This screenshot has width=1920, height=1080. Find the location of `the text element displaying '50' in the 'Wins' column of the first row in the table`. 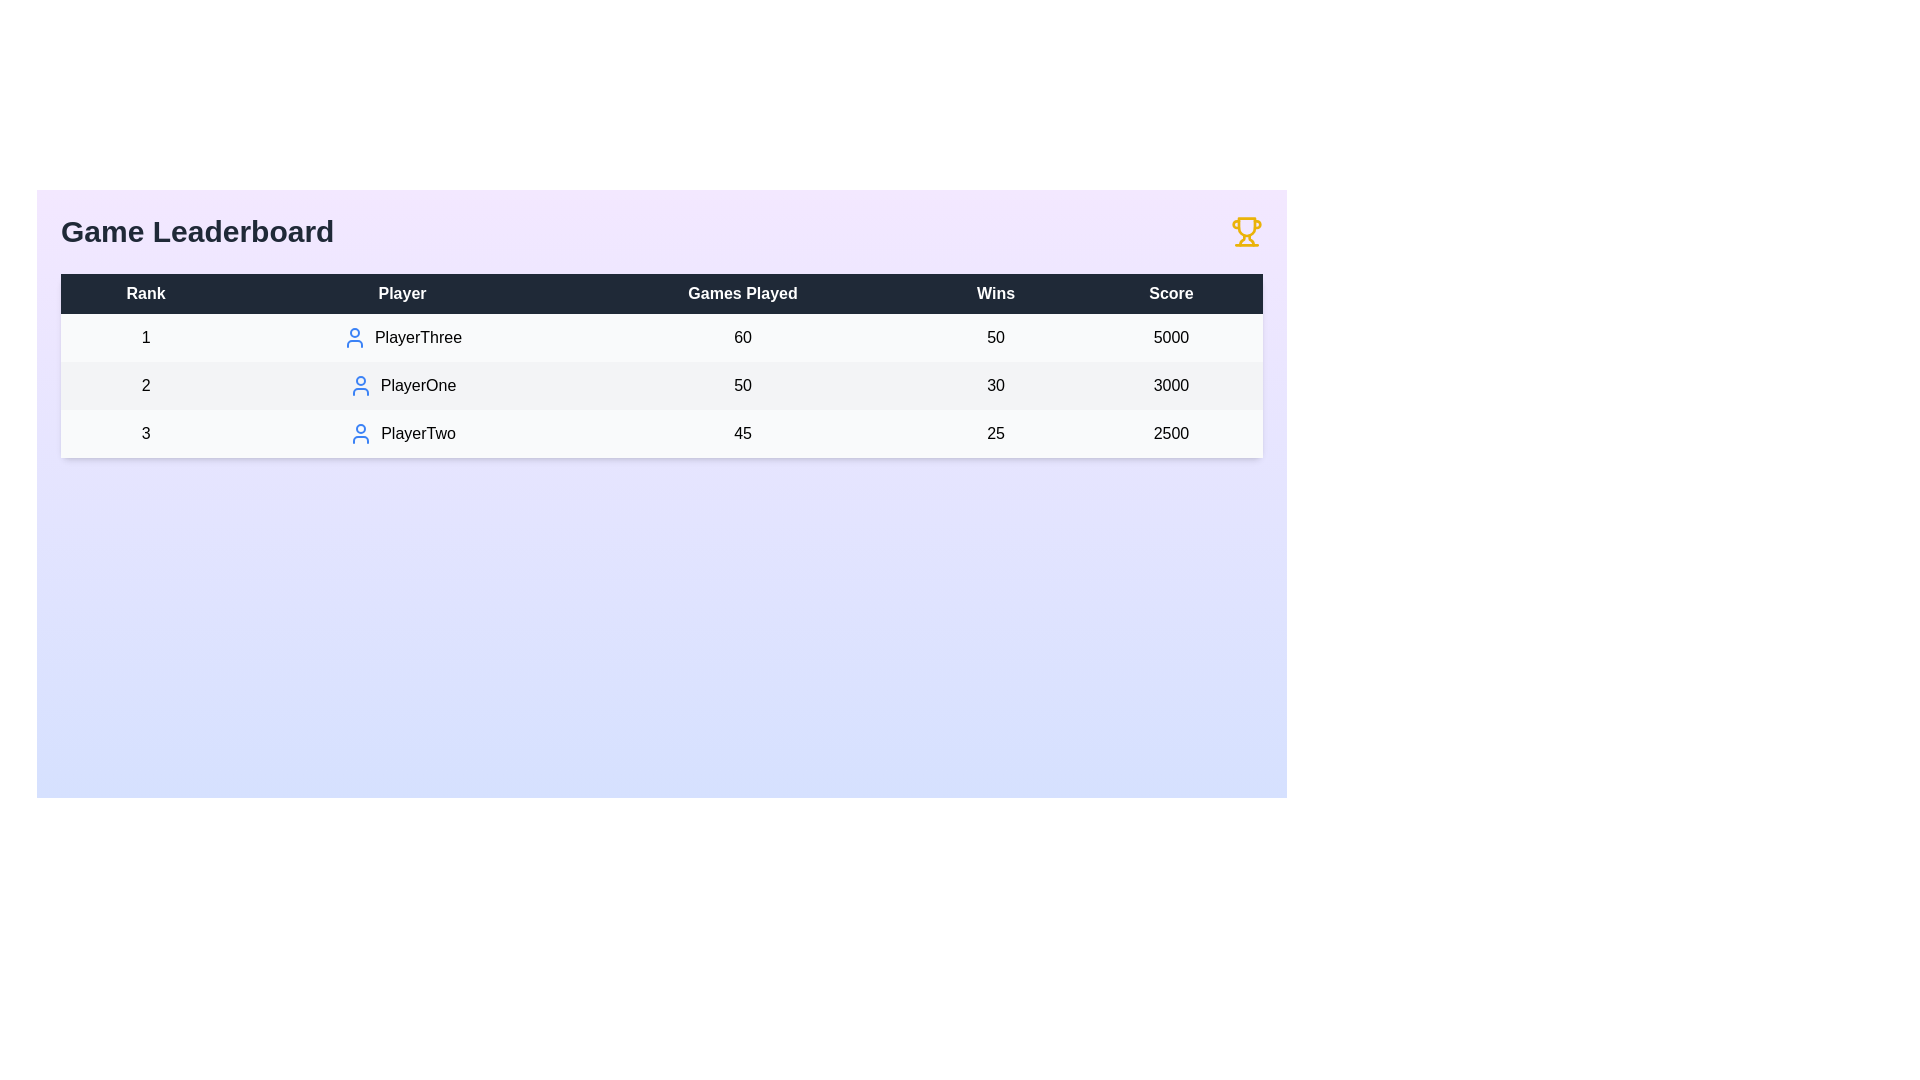

the text element displaying '50' in the 'Wins' column of the first row in the table is located at coordinates (996, 337).